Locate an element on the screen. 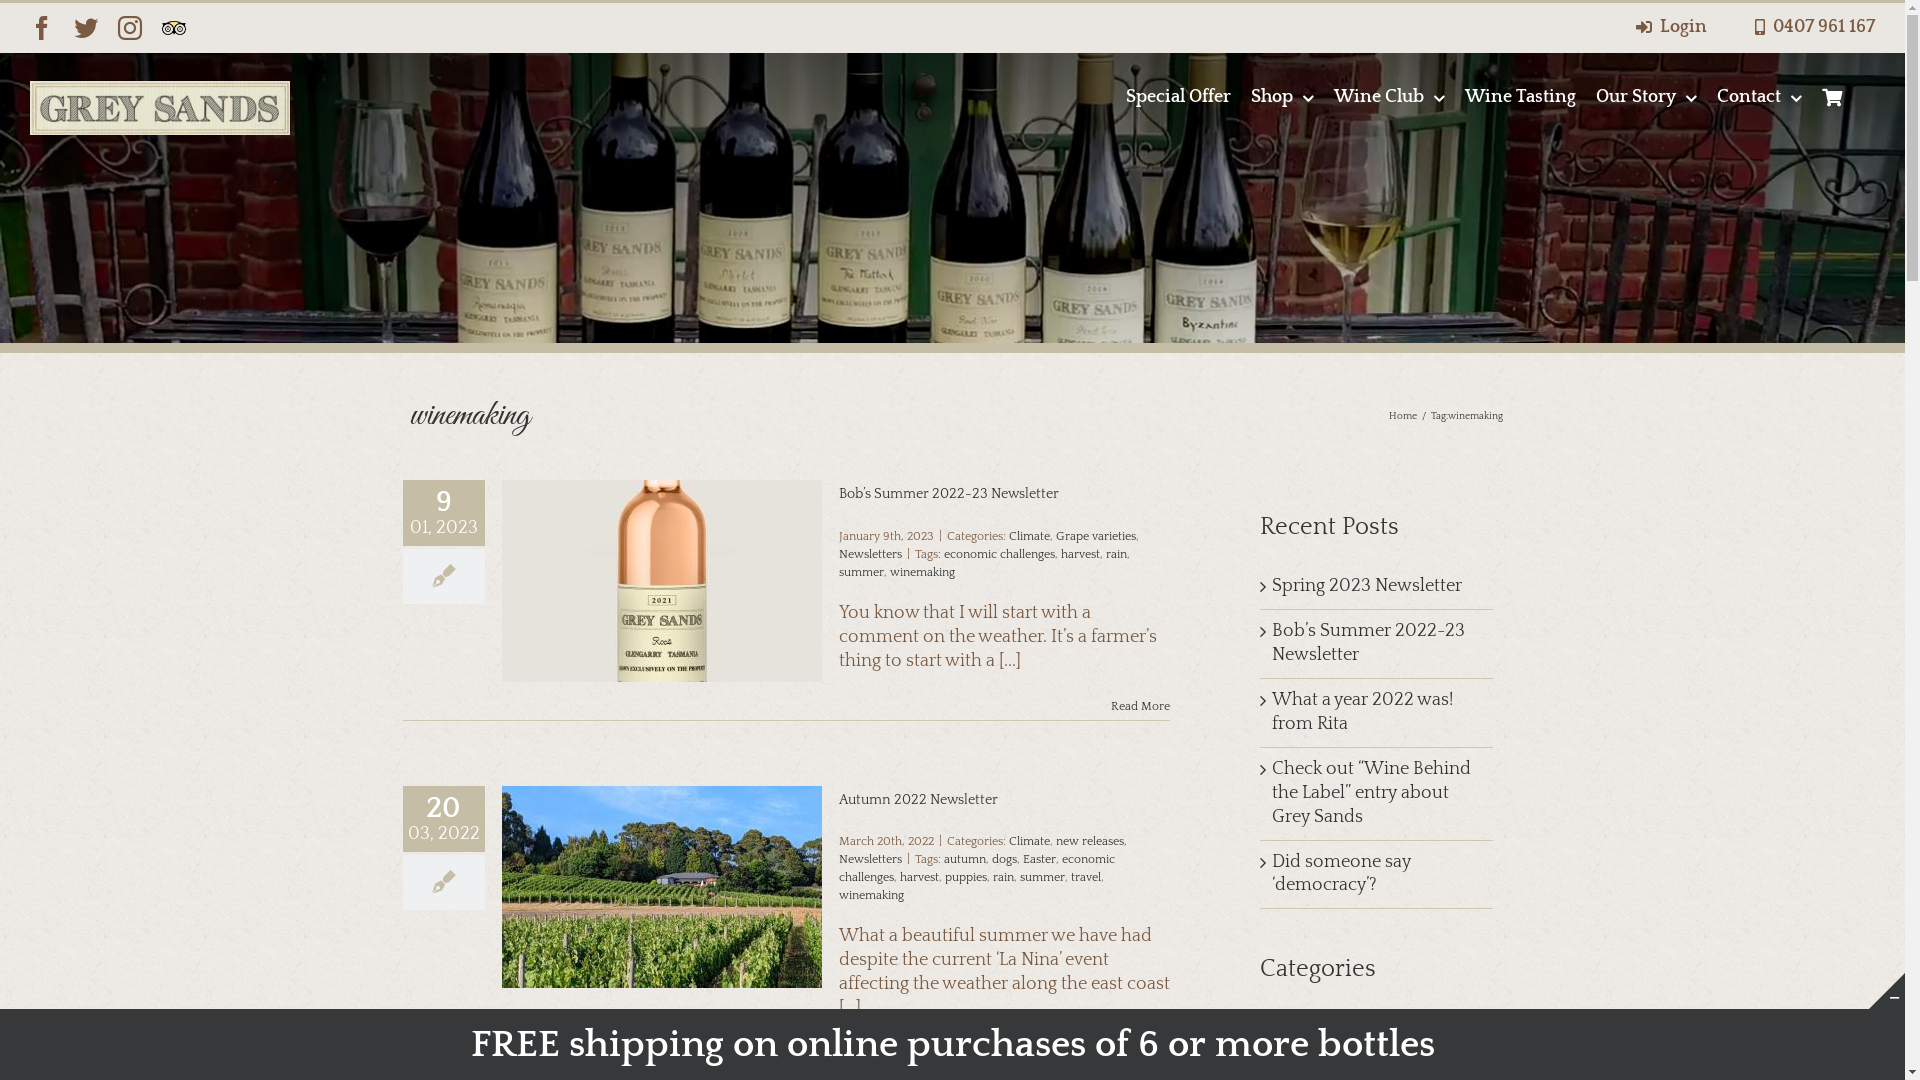 This screenshot has height=1080, width=1920. 'Contact' is located at coordinates (1716, 108).